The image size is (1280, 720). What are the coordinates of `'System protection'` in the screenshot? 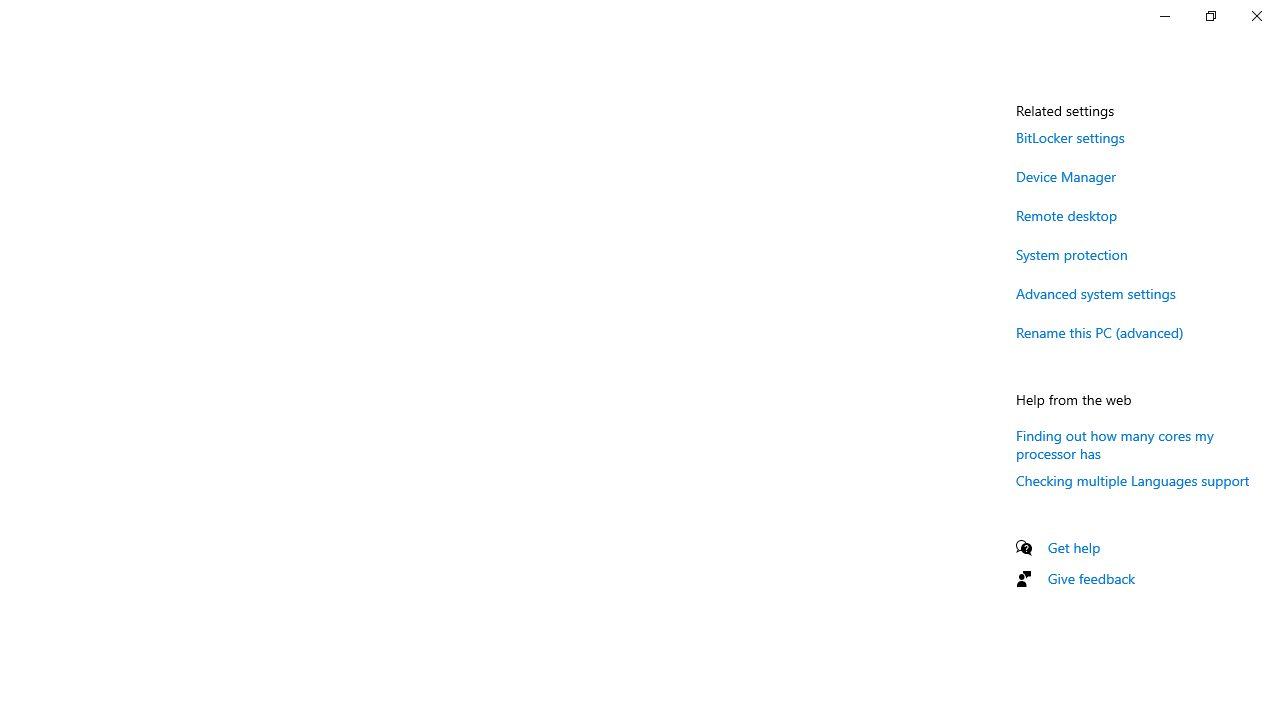 It's located at (1071, 253).